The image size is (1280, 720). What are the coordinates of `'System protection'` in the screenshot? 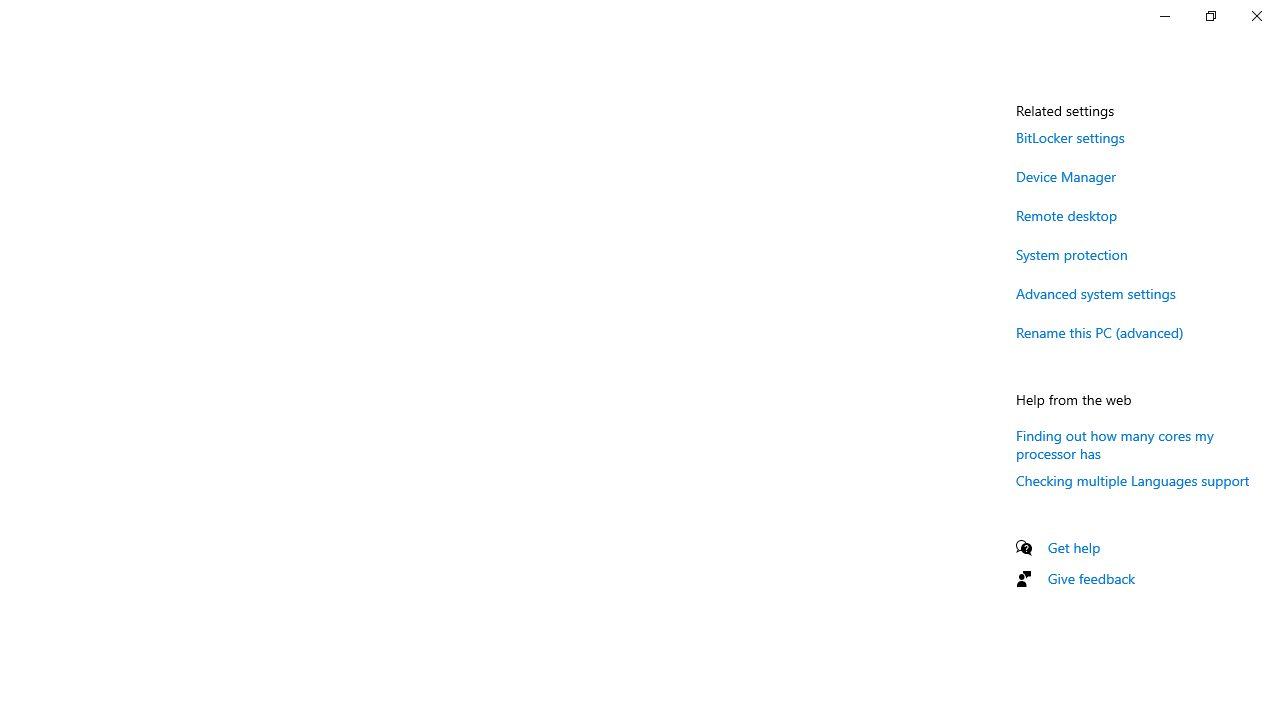 It's located at (1071, 253).